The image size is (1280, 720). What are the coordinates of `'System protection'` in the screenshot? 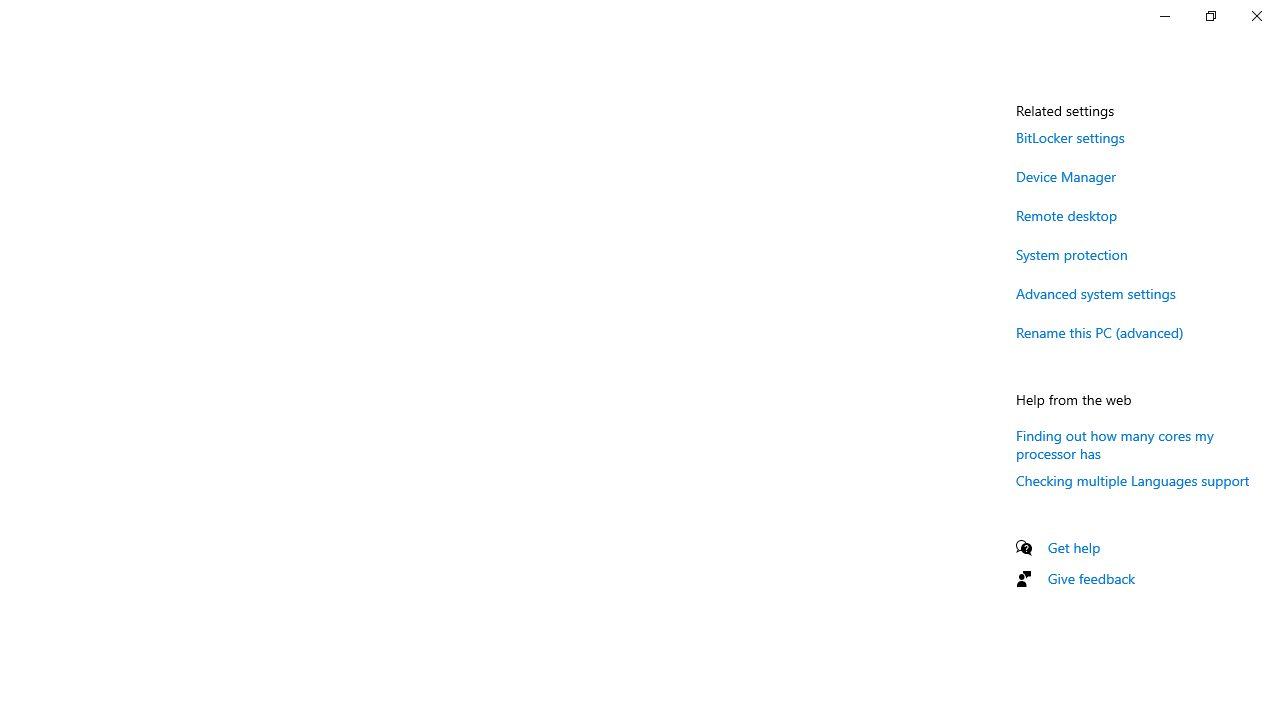 It's located at (1071, 253).